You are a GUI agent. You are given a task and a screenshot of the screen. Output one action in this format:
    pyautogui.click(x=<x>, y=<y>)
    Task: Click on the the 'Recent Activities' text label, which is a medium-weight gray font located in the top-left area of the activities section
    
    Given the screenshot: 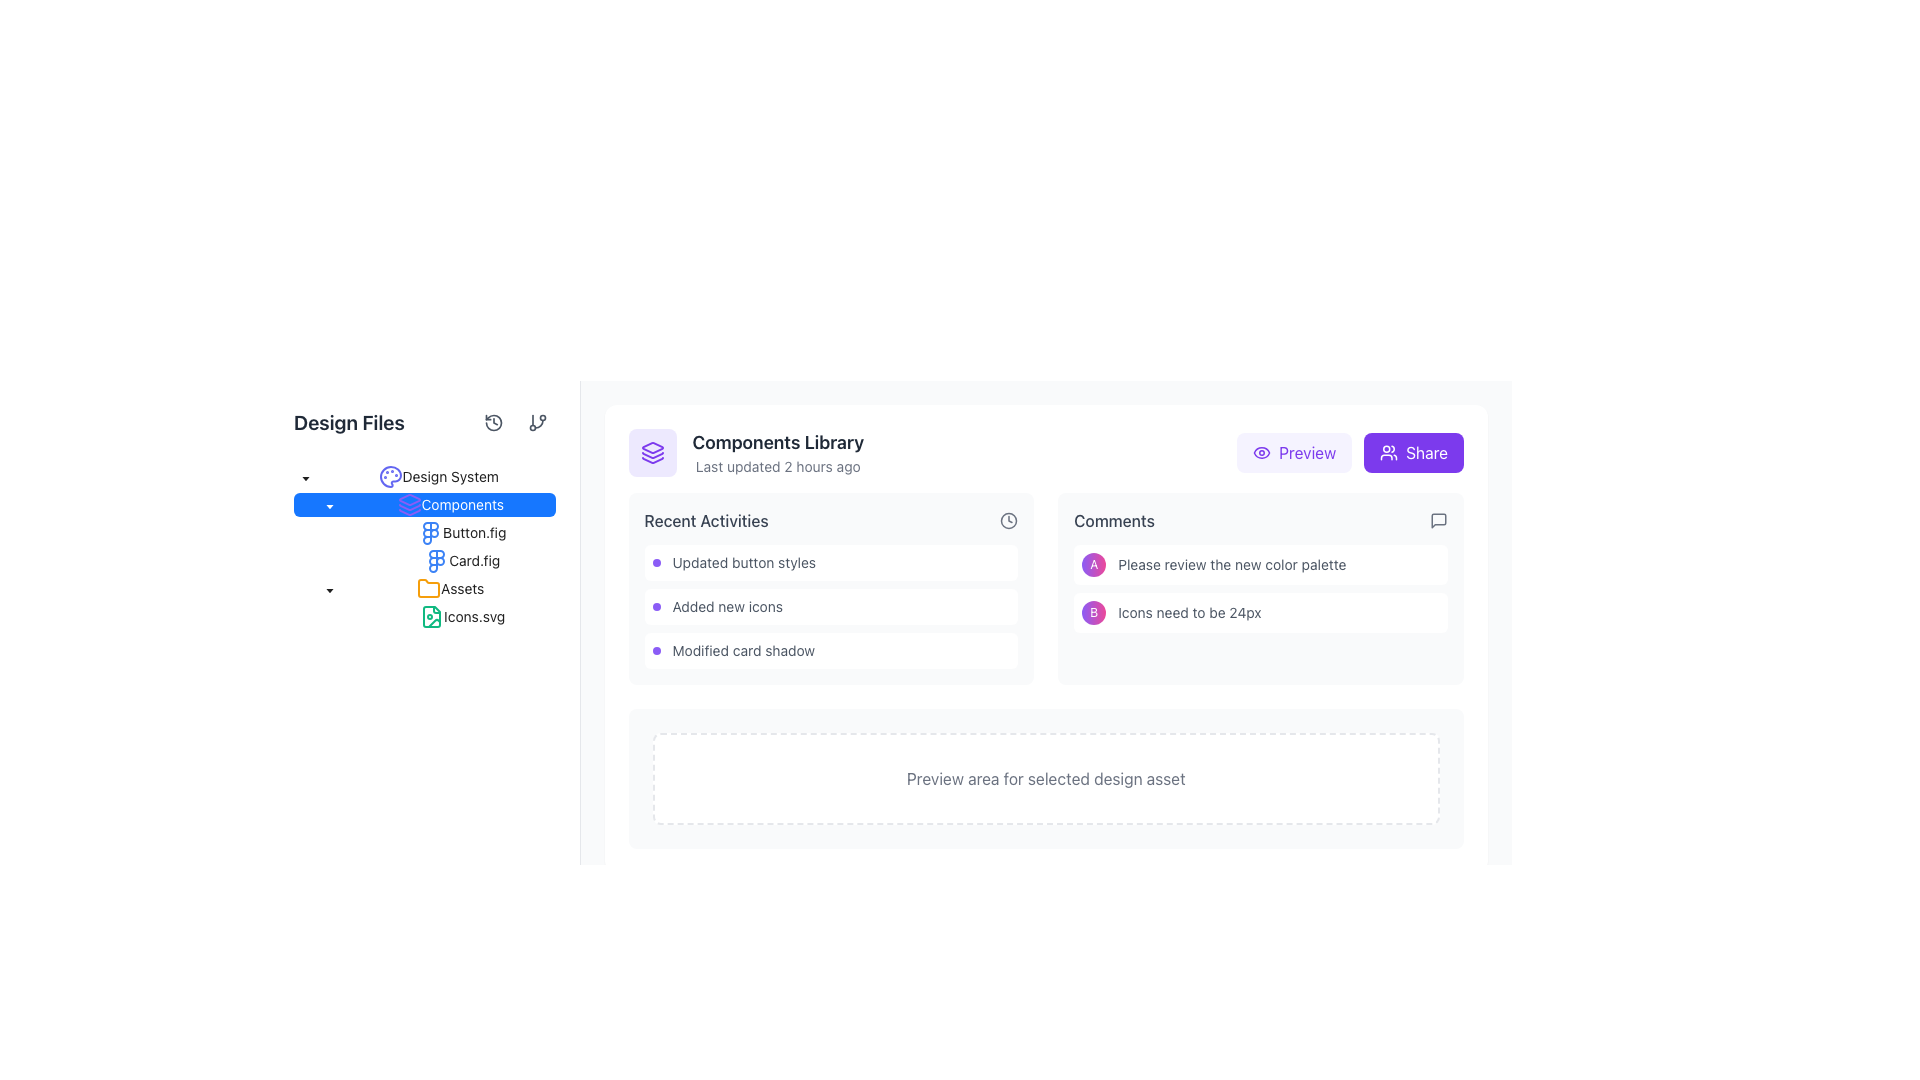 What is the action you would take?
    pyautogui.click(x=706, y=519)
    